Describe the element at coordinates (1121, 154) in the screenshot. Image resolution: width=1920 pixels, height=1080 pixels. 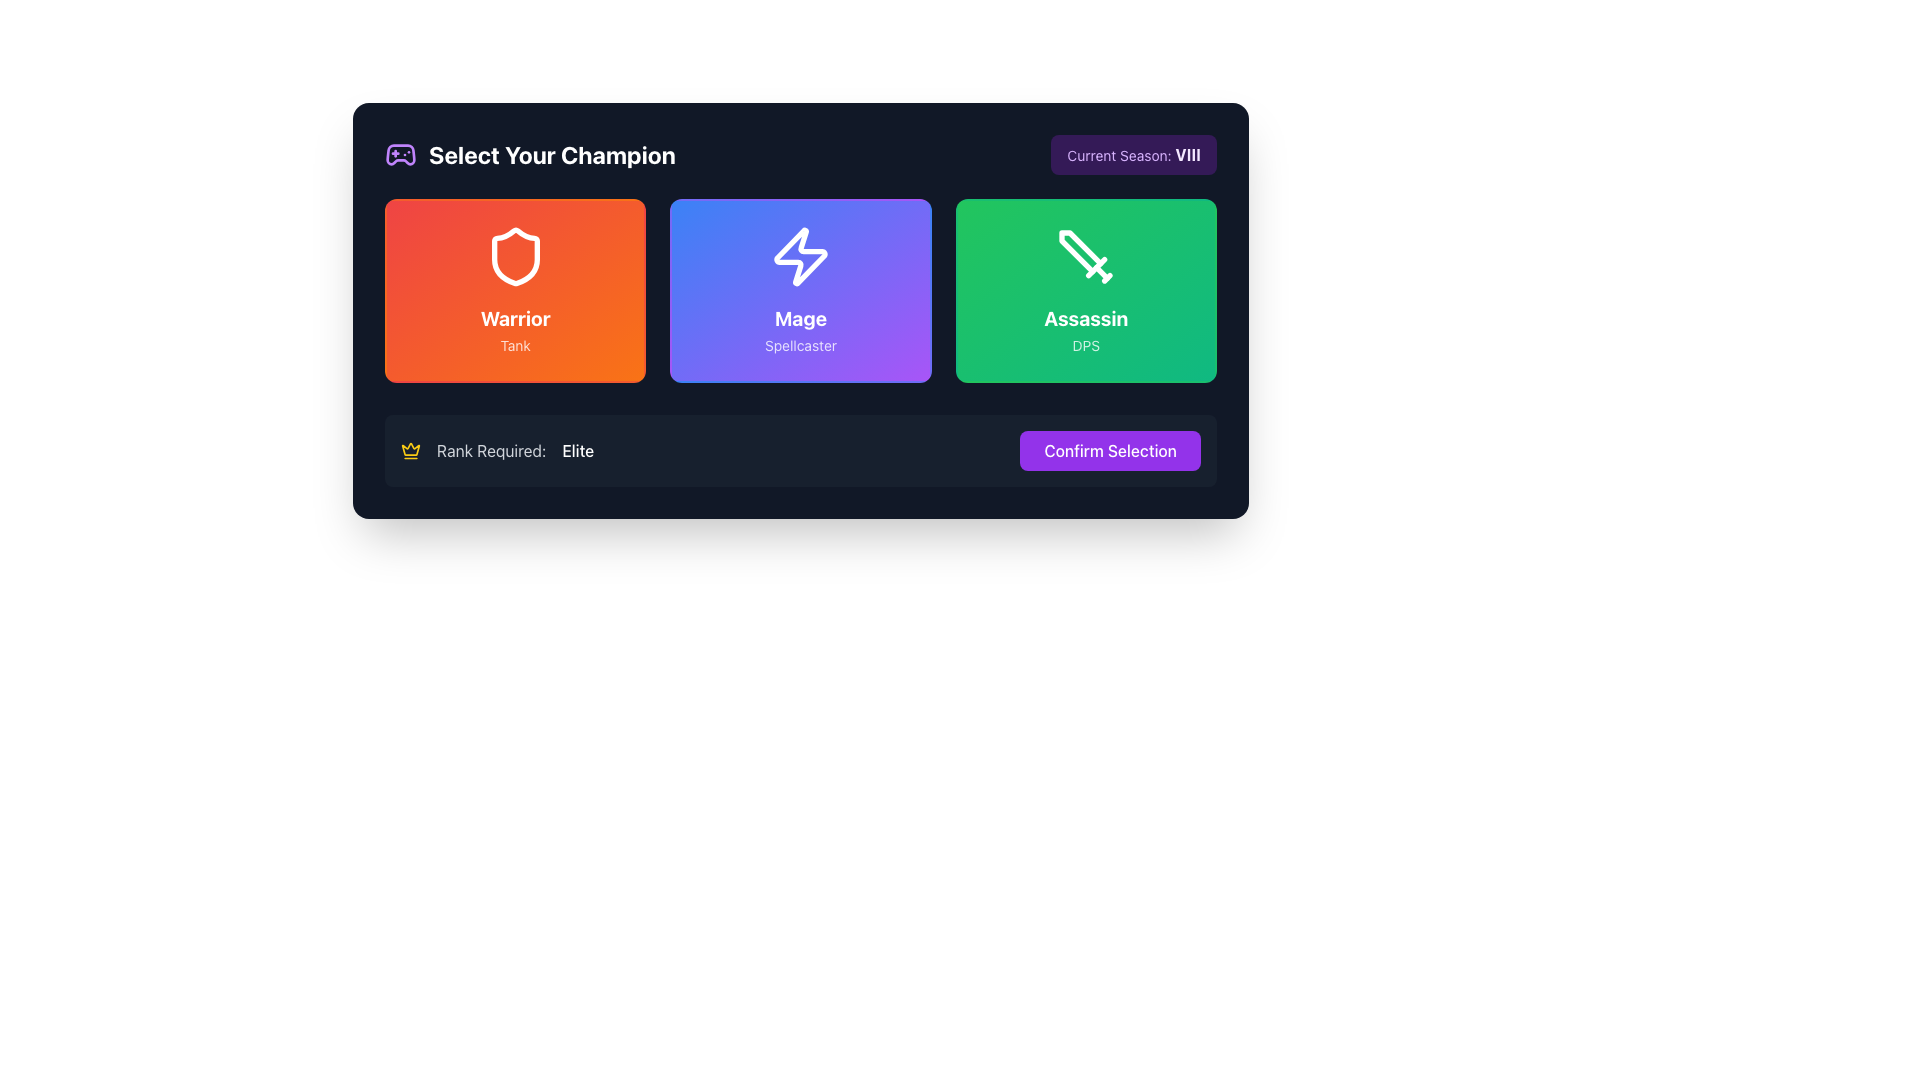
I see `the static text label that describes the current season's value, which is positioned to the left of the element displaying 'VIII' in the upper-right section of the interface` at that location.